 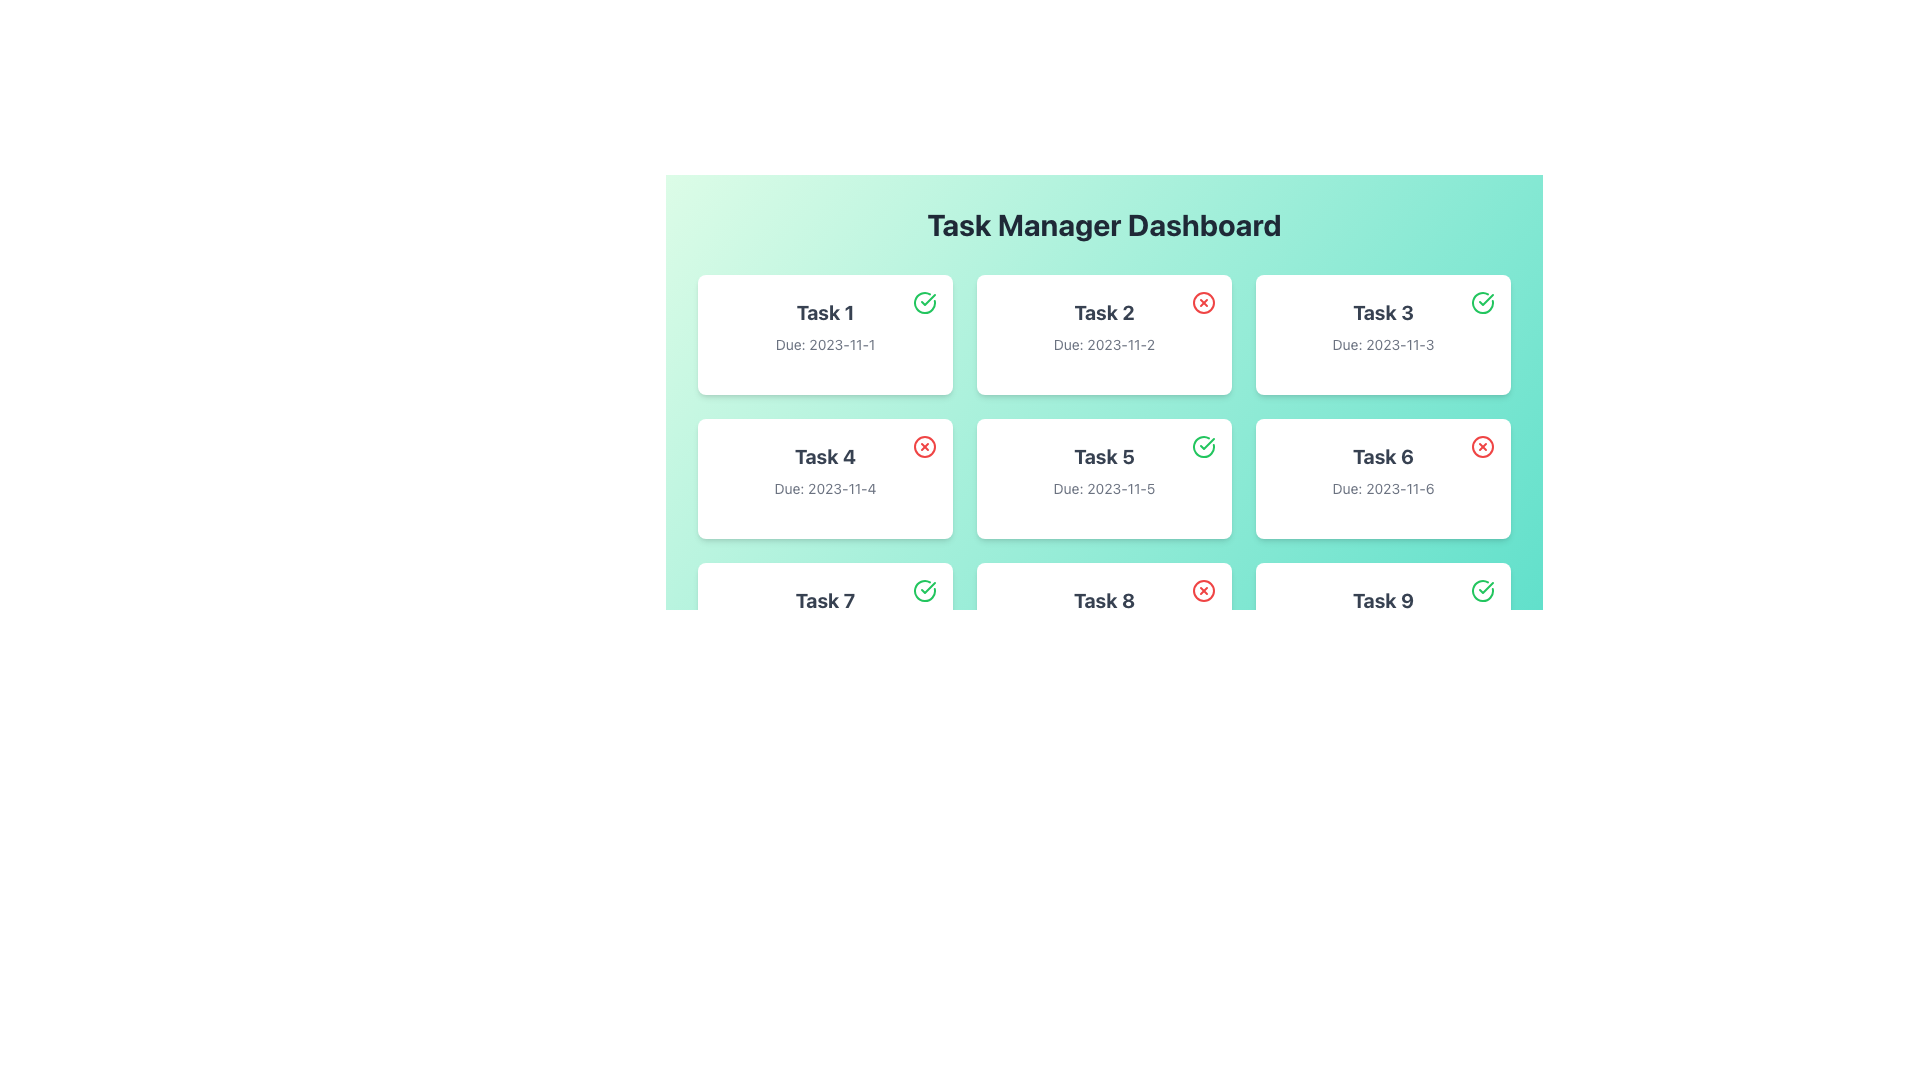 I want to click on the text label that identifies the task 'Task 5', located in the central region of the interface within the third row and second column of the grid layout, so click(x=1103, y=456).